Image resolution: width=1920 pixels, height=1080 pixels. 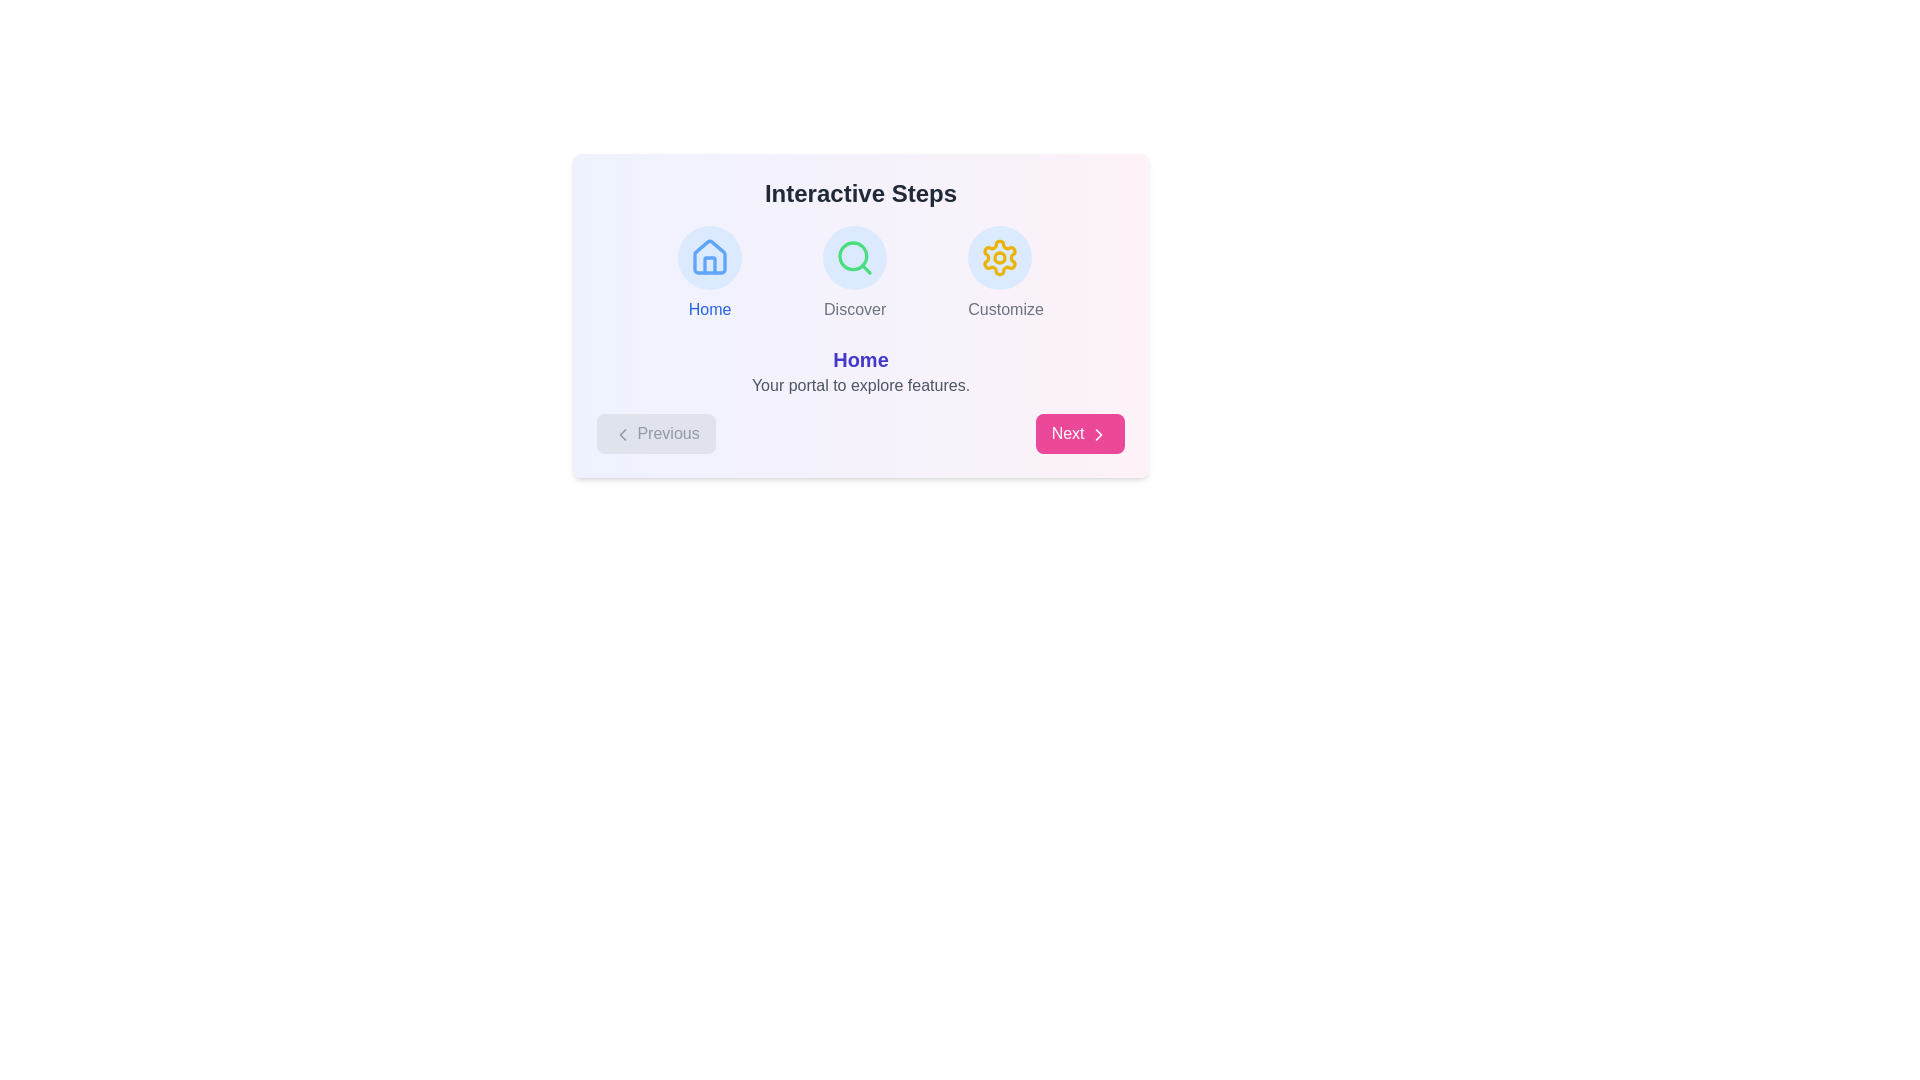 I want to click on the right-pointing Chevron arrow icon within the pink 'Next' button located at the bottom right of the dialog to indicate continuation or progression in the sequence, so click(x=1098, y=433).